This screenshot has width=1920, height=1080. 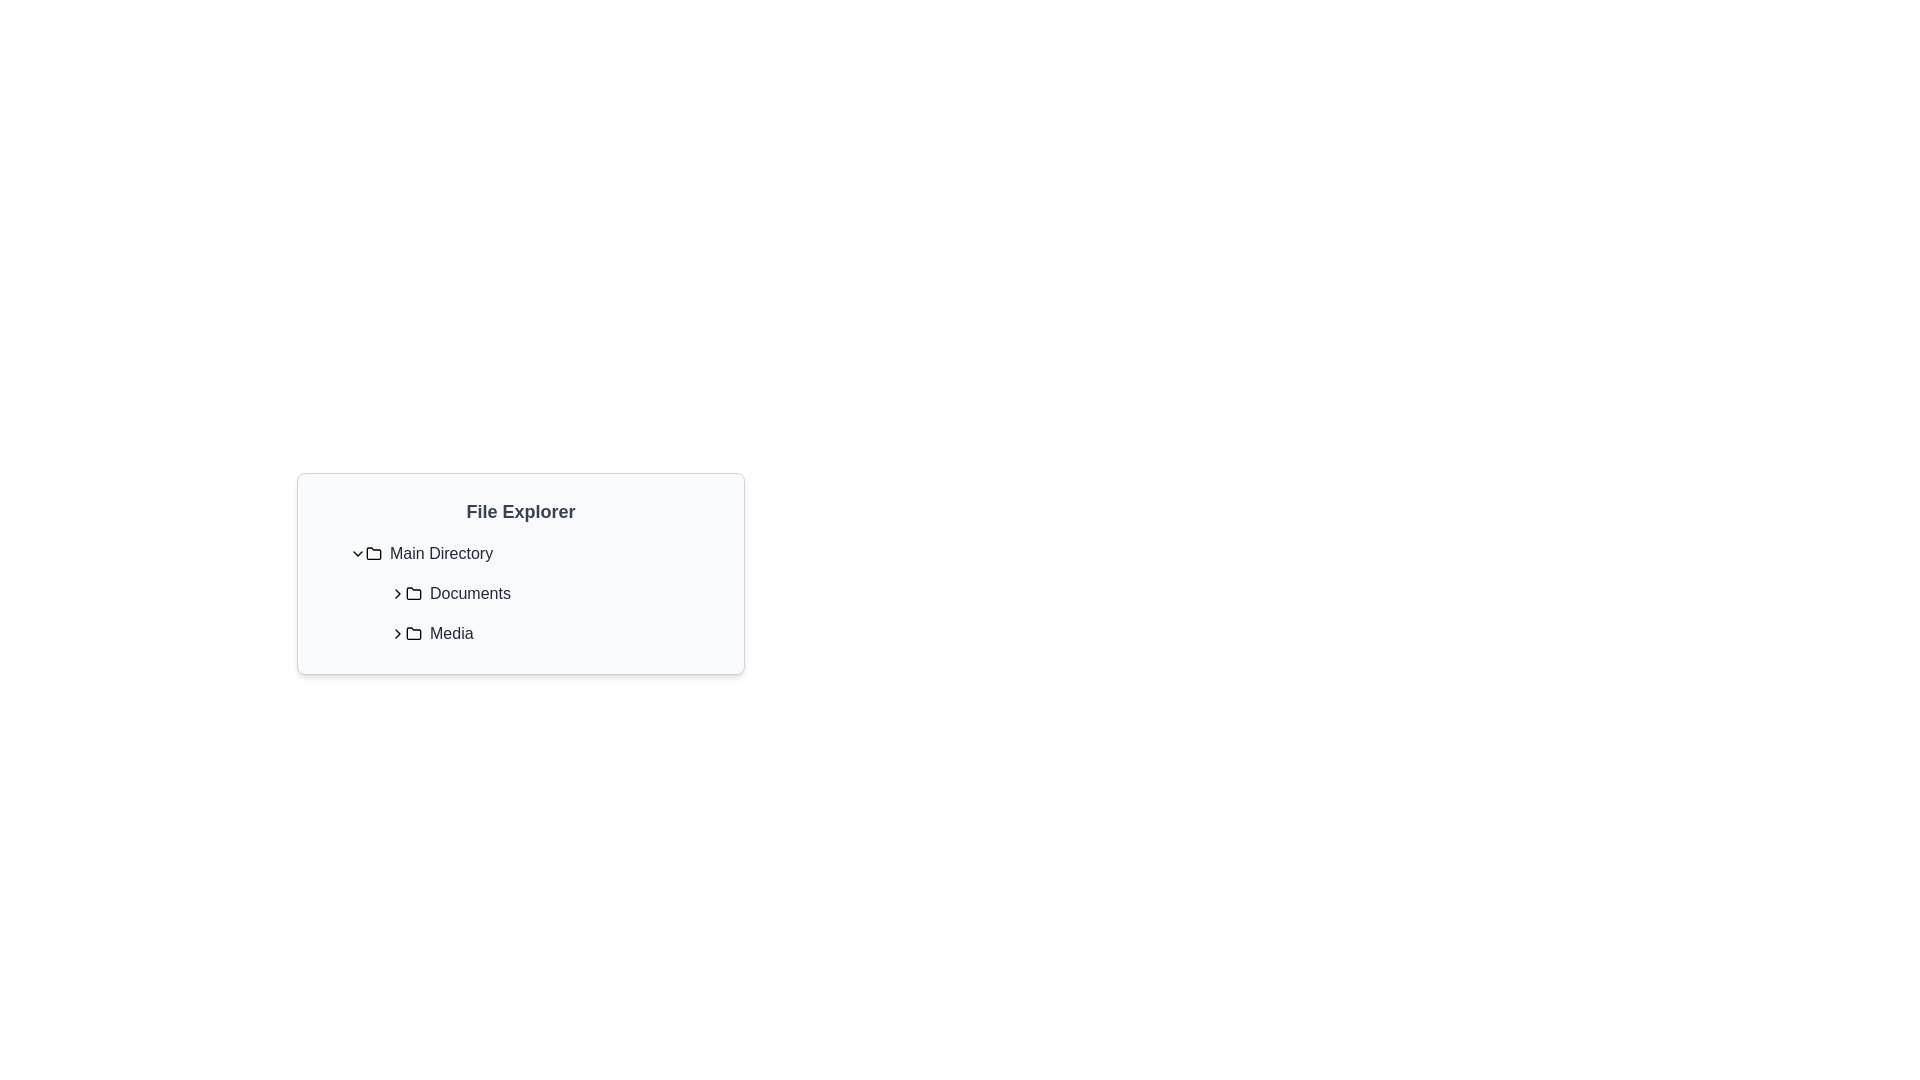 What do you see at coordinates (374, 552) in the screenshot?
I see `the minimalist folder icon located to the left of the 'Main Directory' label in the file explorer interface` at bounding box center [374, 552].